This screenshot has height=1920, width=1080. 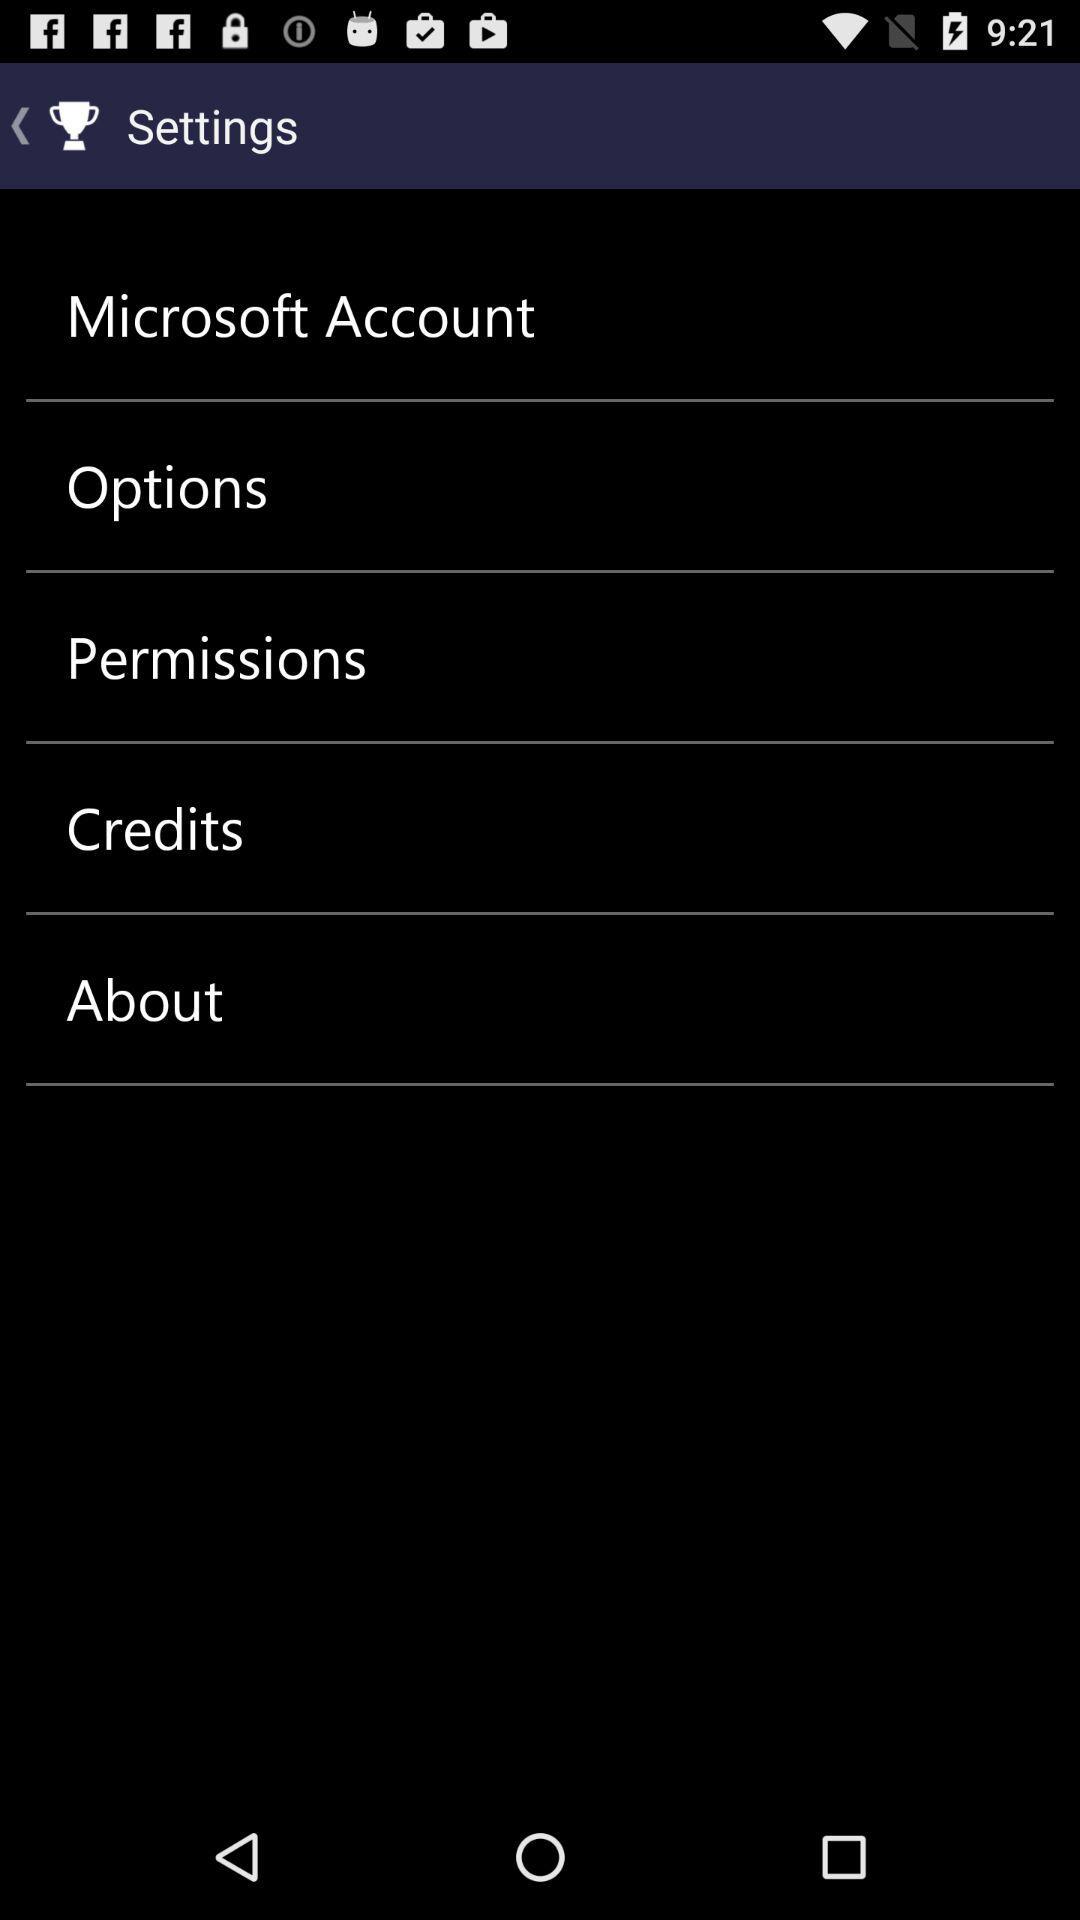 What do you see at coordinates (143, 998) in the screenshot?
I see `the item below the credits icon` at bounding box center [143, 998].